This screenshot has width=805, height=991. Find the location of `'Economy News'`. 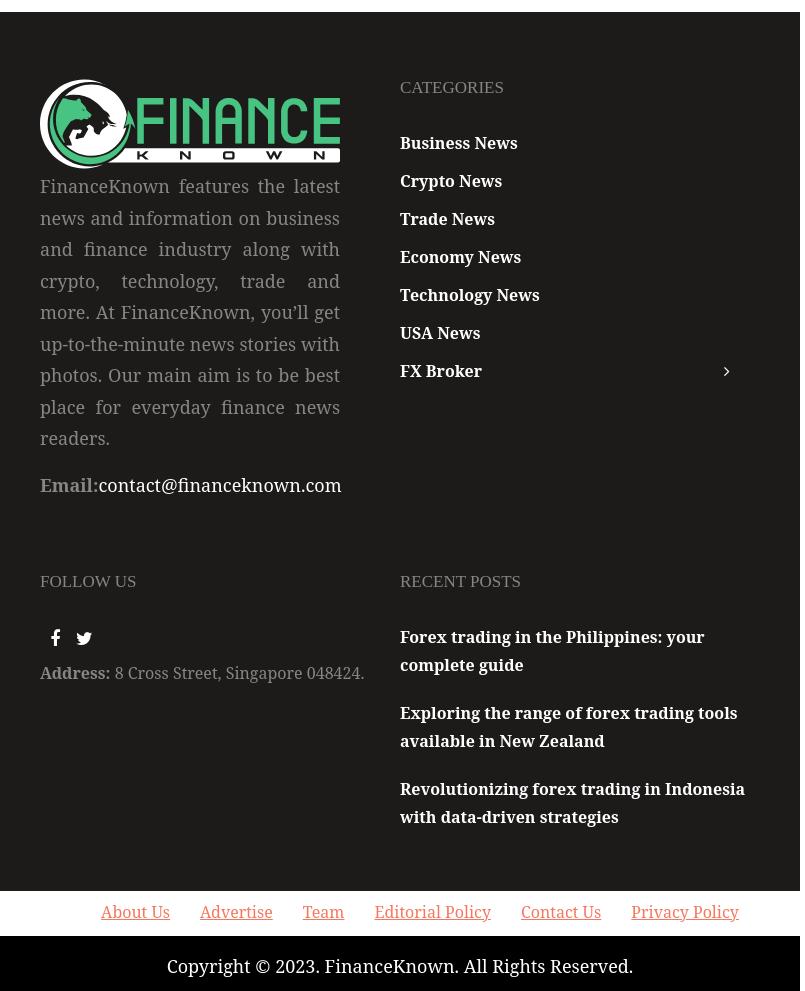

'Economy News' is located at coordinates (460, 255).